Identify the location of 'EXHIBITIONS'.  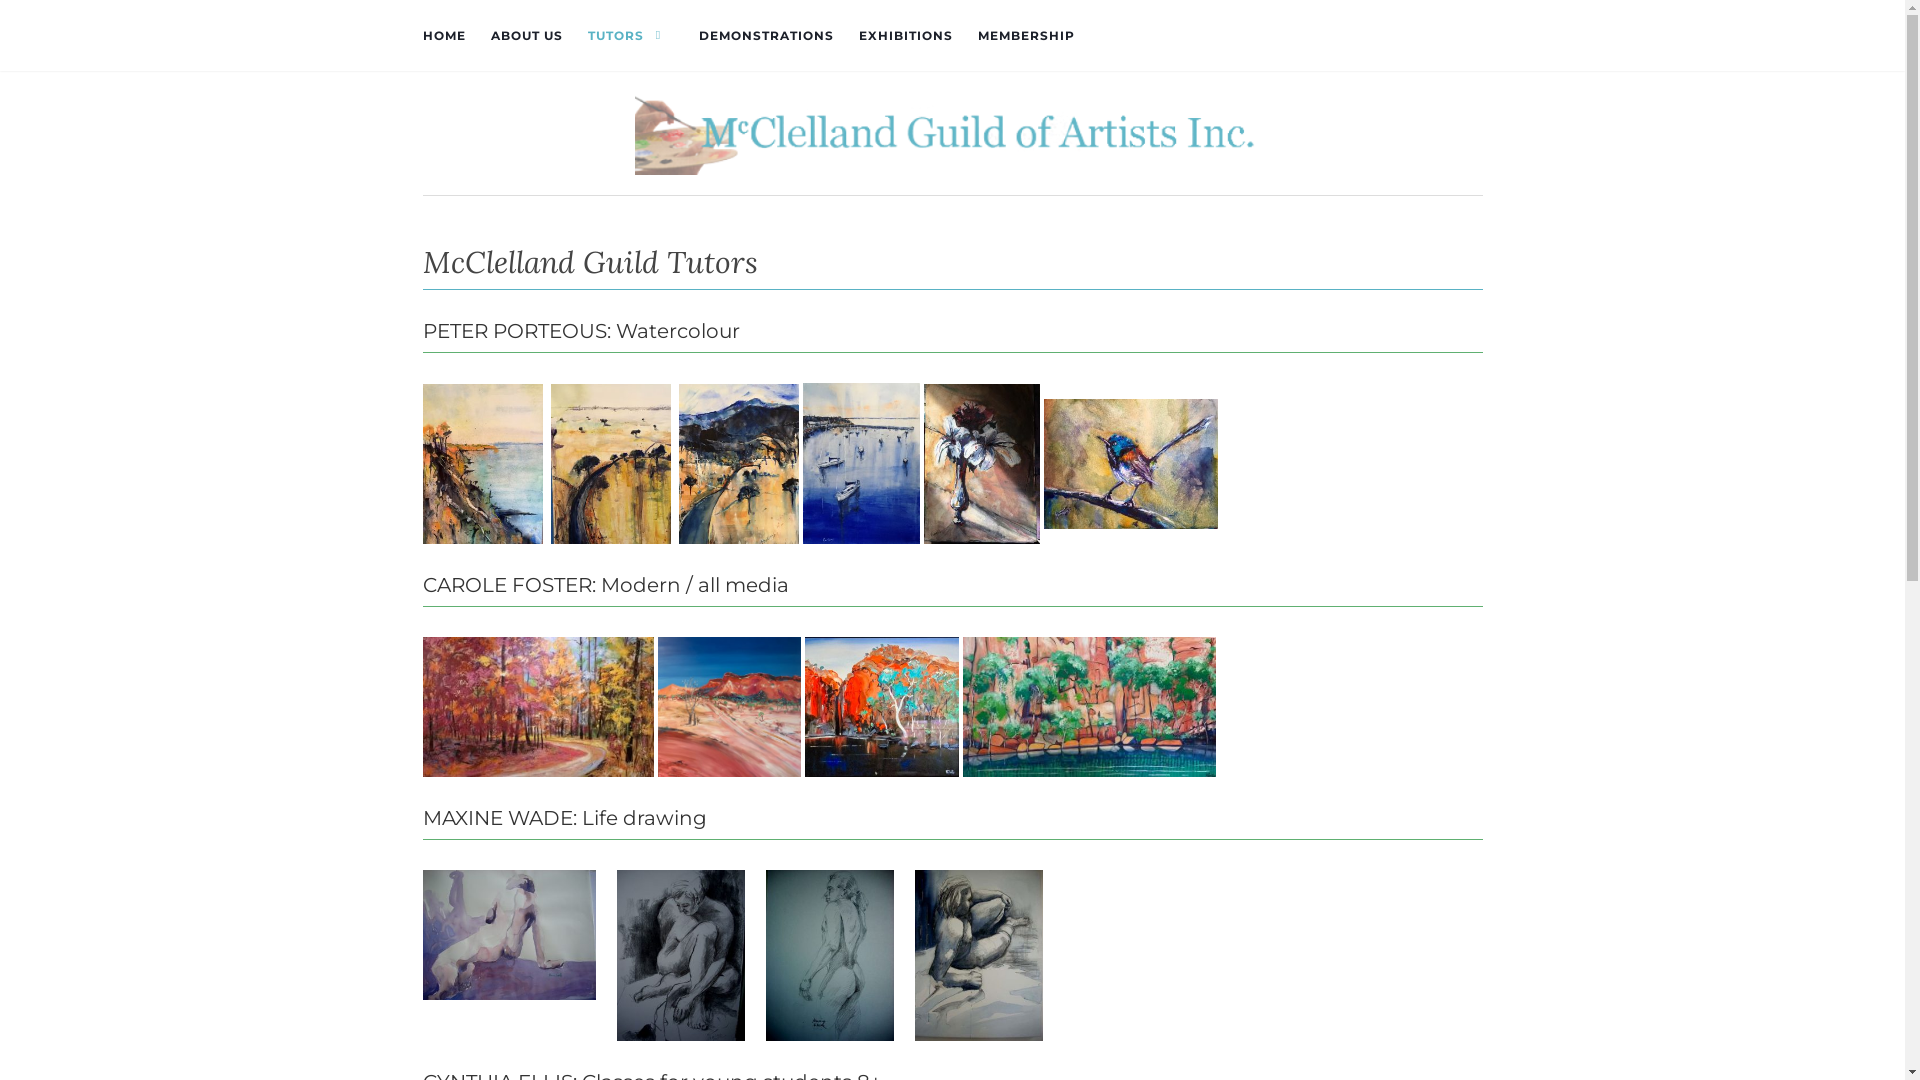
(904, 35).